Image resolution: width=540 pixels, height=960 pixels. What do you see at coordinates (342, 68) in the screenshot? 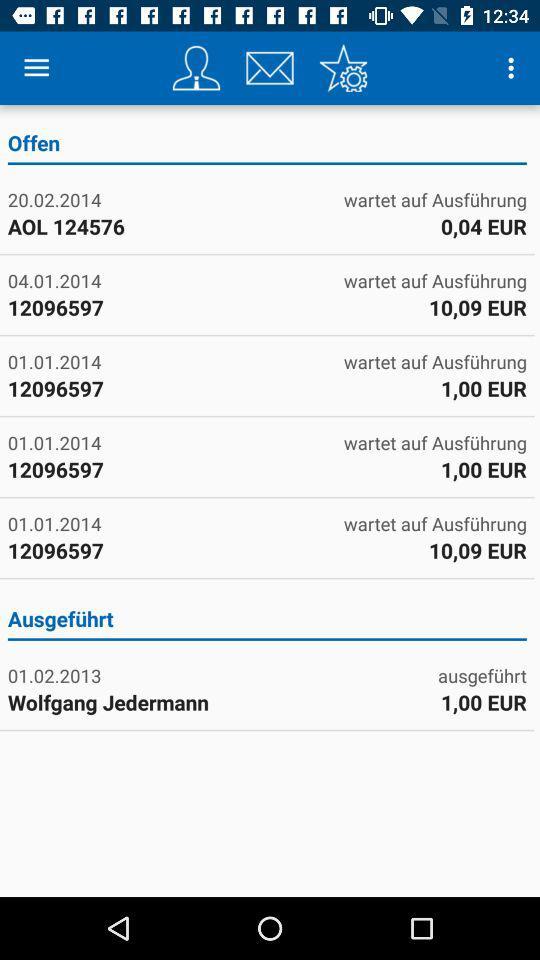
I see `icon above the offen item` at bounding box center [342, 68].